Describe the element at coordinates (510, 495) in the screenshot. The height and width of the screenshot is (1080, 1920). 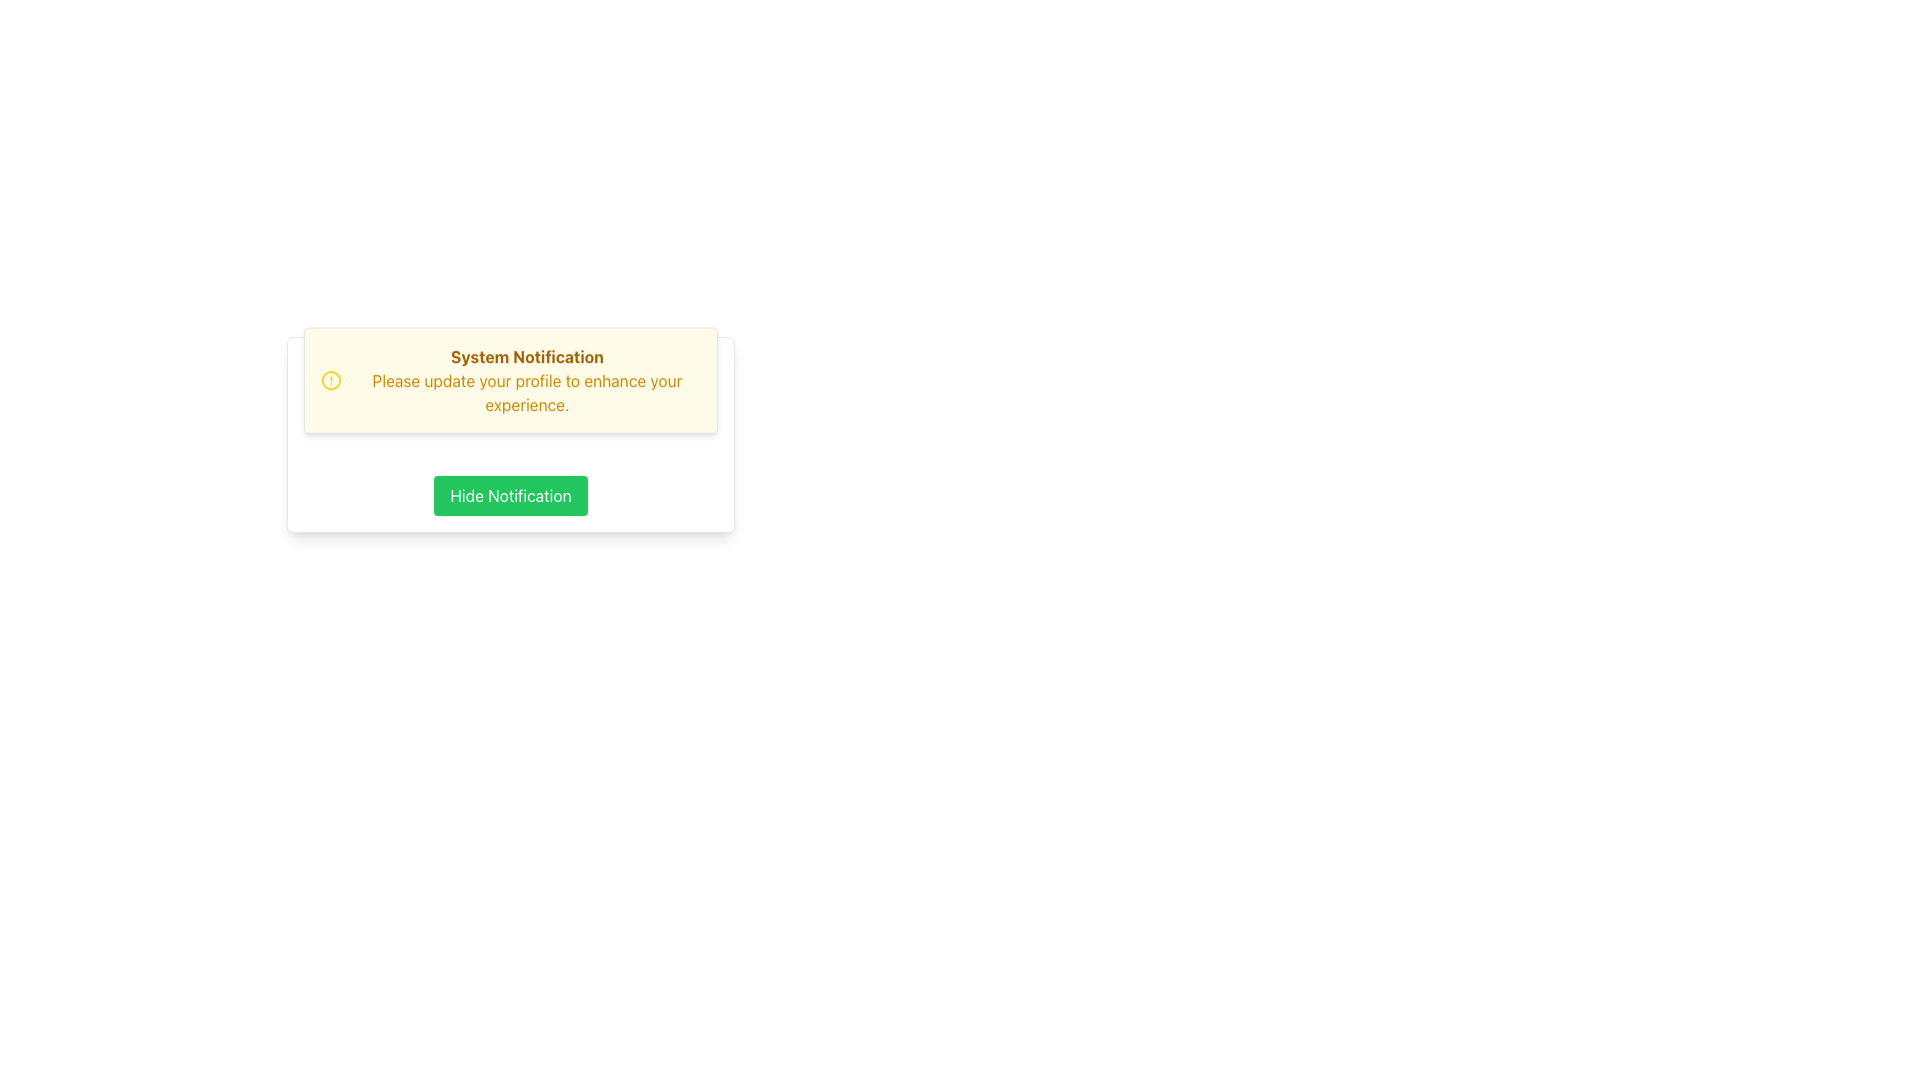
I see `the green 'Hide Notification' button with rounded corners located at the bottom of the notification card` at that location.